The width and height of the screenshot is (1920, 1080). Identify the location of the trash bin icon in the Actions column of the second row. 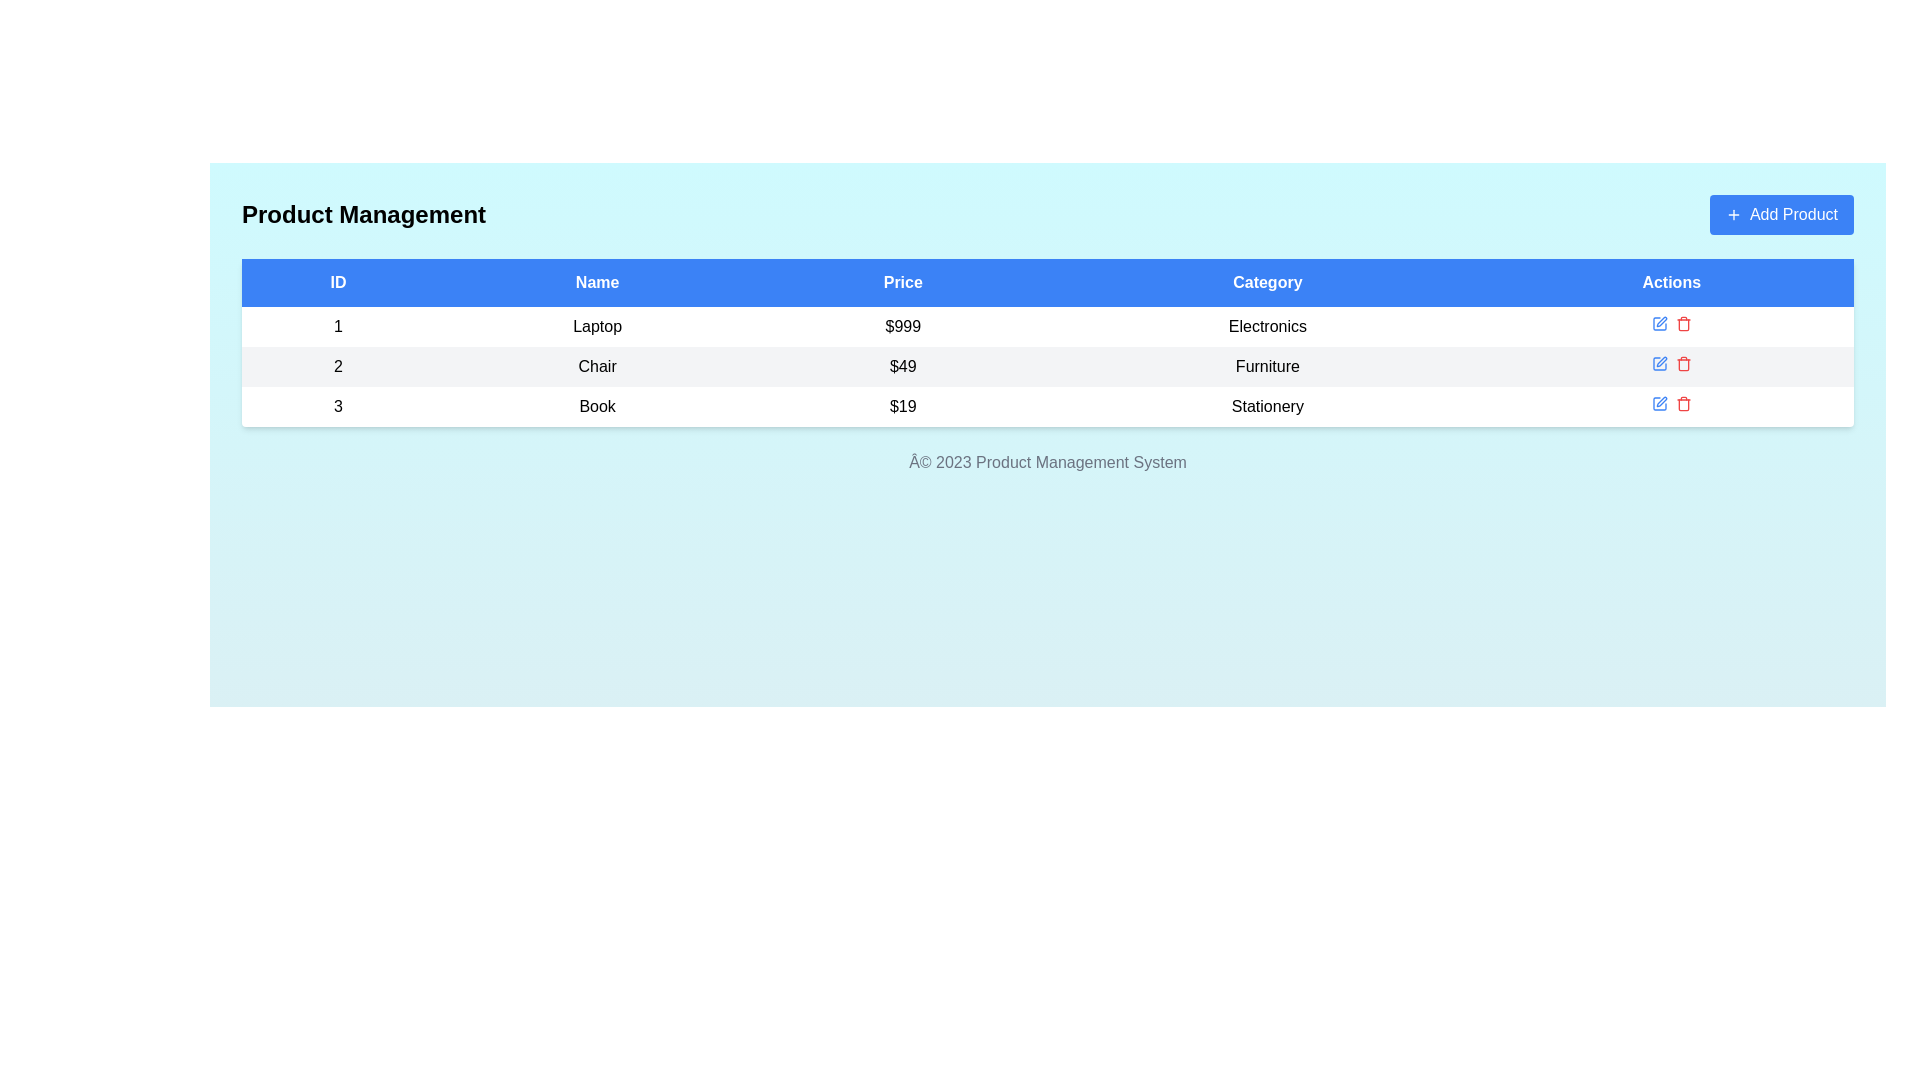
(1682, 363).